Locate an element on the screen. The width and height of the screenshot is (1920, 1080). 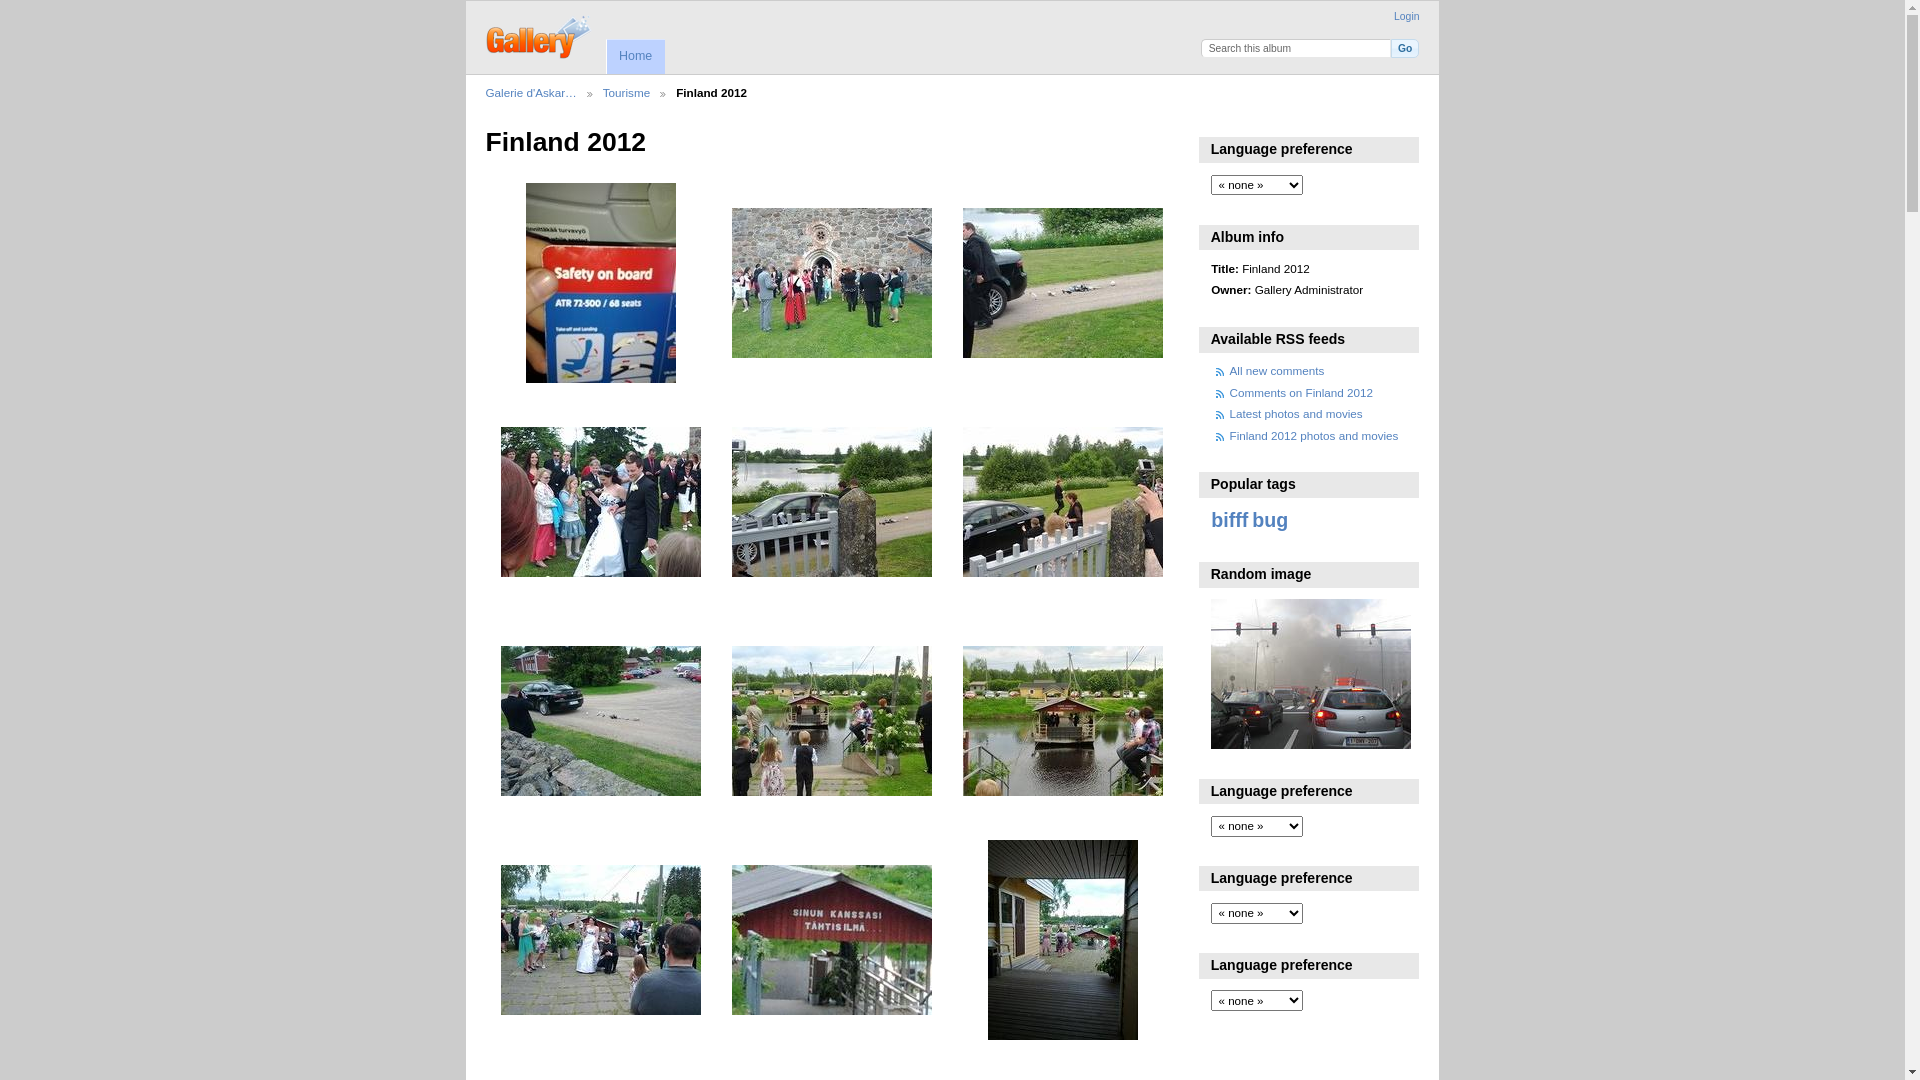
'bifff' is located at coordinates (1228, 519).